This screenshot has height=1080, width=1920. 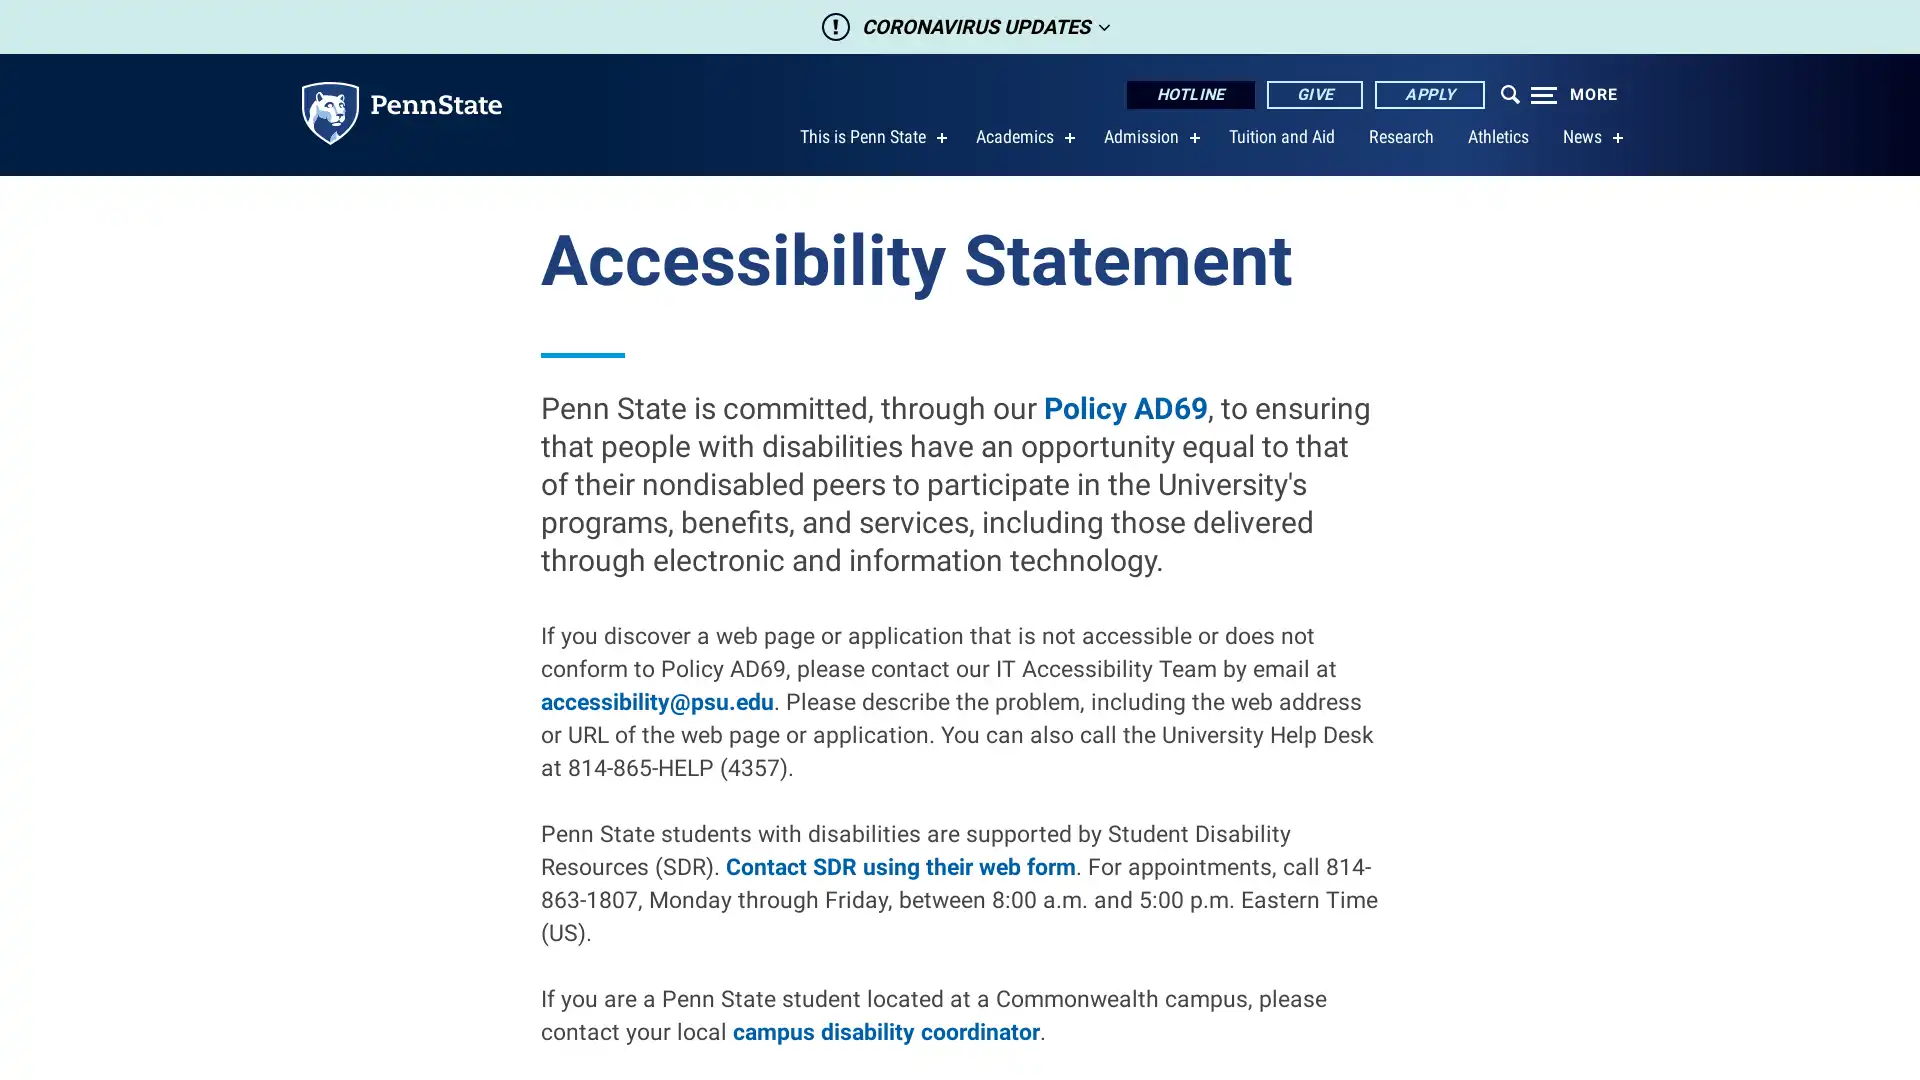 What do you see at coordinates (1060, 137) in the screenshot?
I see `show submenu for Academics` at bounding box center [1060, 137].